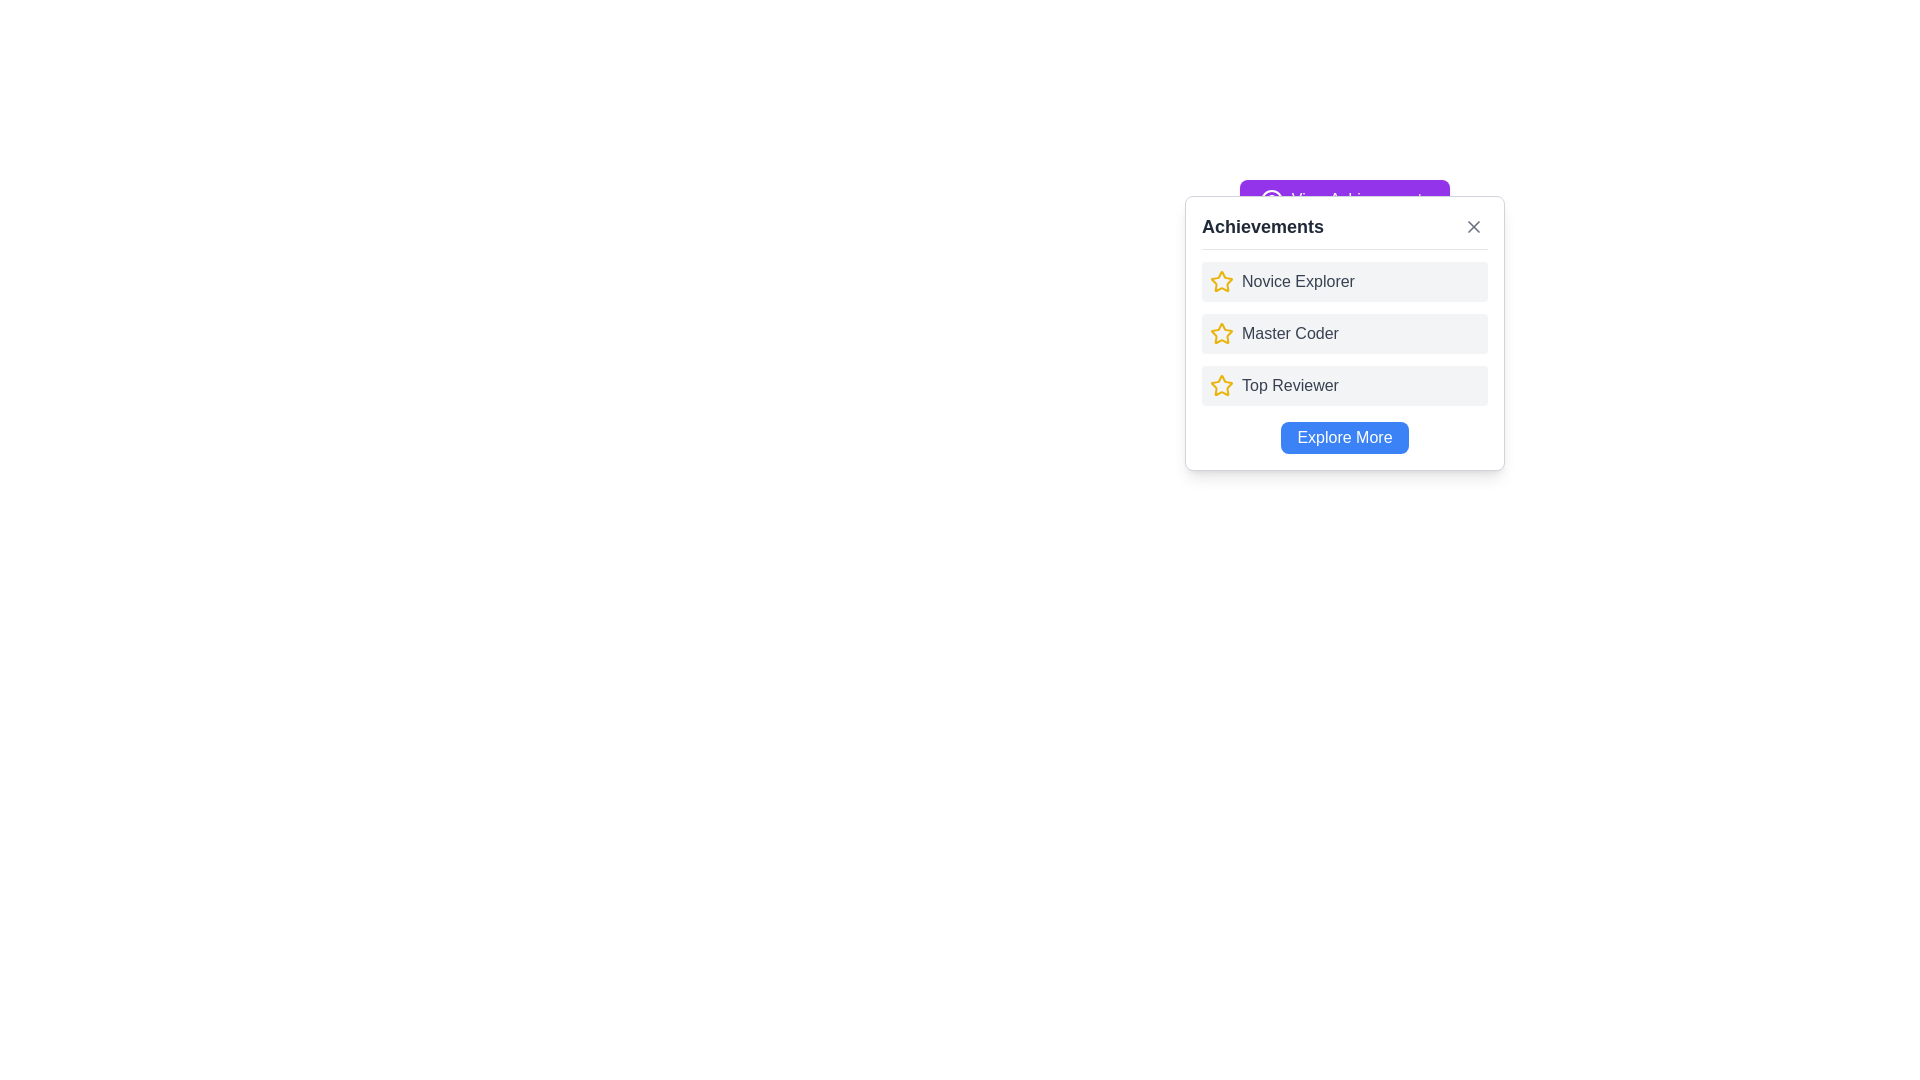  Describe the element at coordinates (1221, 281) in the screenshot. I see `the star-shaped icon with a yellow outline representing the 'Novice Explorer' achievement, located in the top-left section of the white card layout` at that location.